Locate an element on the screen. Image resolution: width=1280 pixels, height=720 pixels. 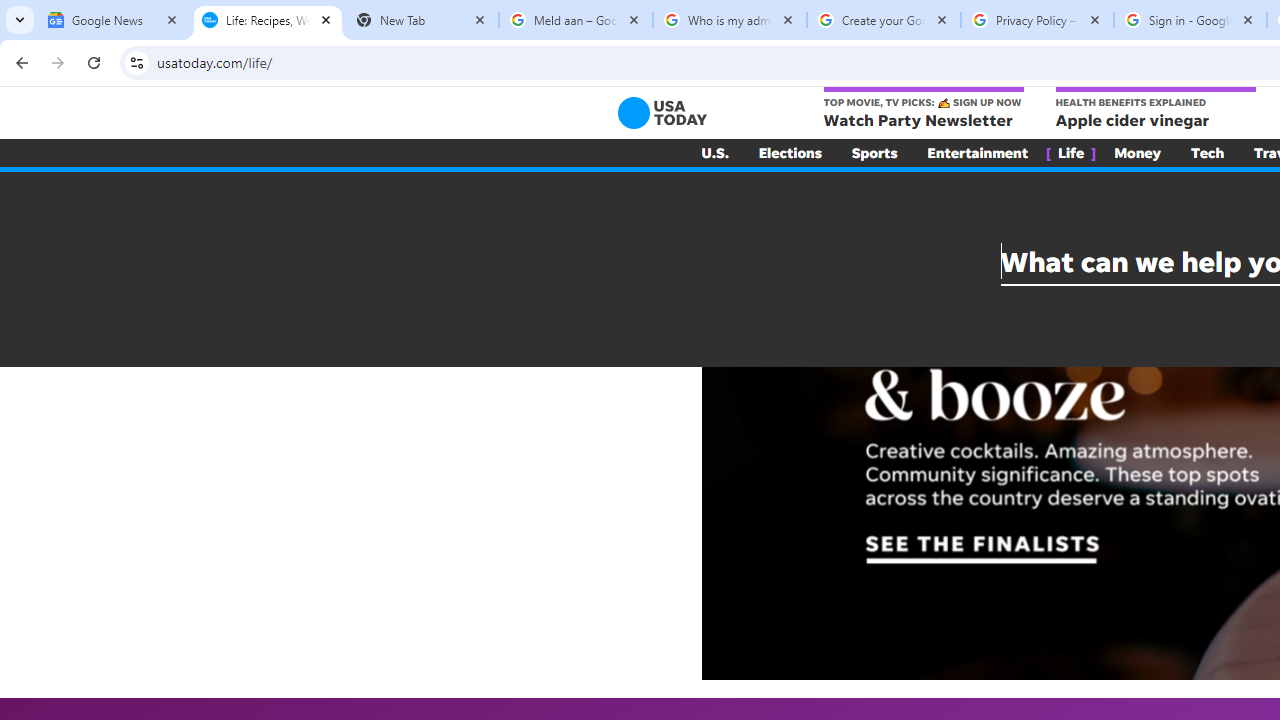
'Tech' is located at coordinates (1206, 152).